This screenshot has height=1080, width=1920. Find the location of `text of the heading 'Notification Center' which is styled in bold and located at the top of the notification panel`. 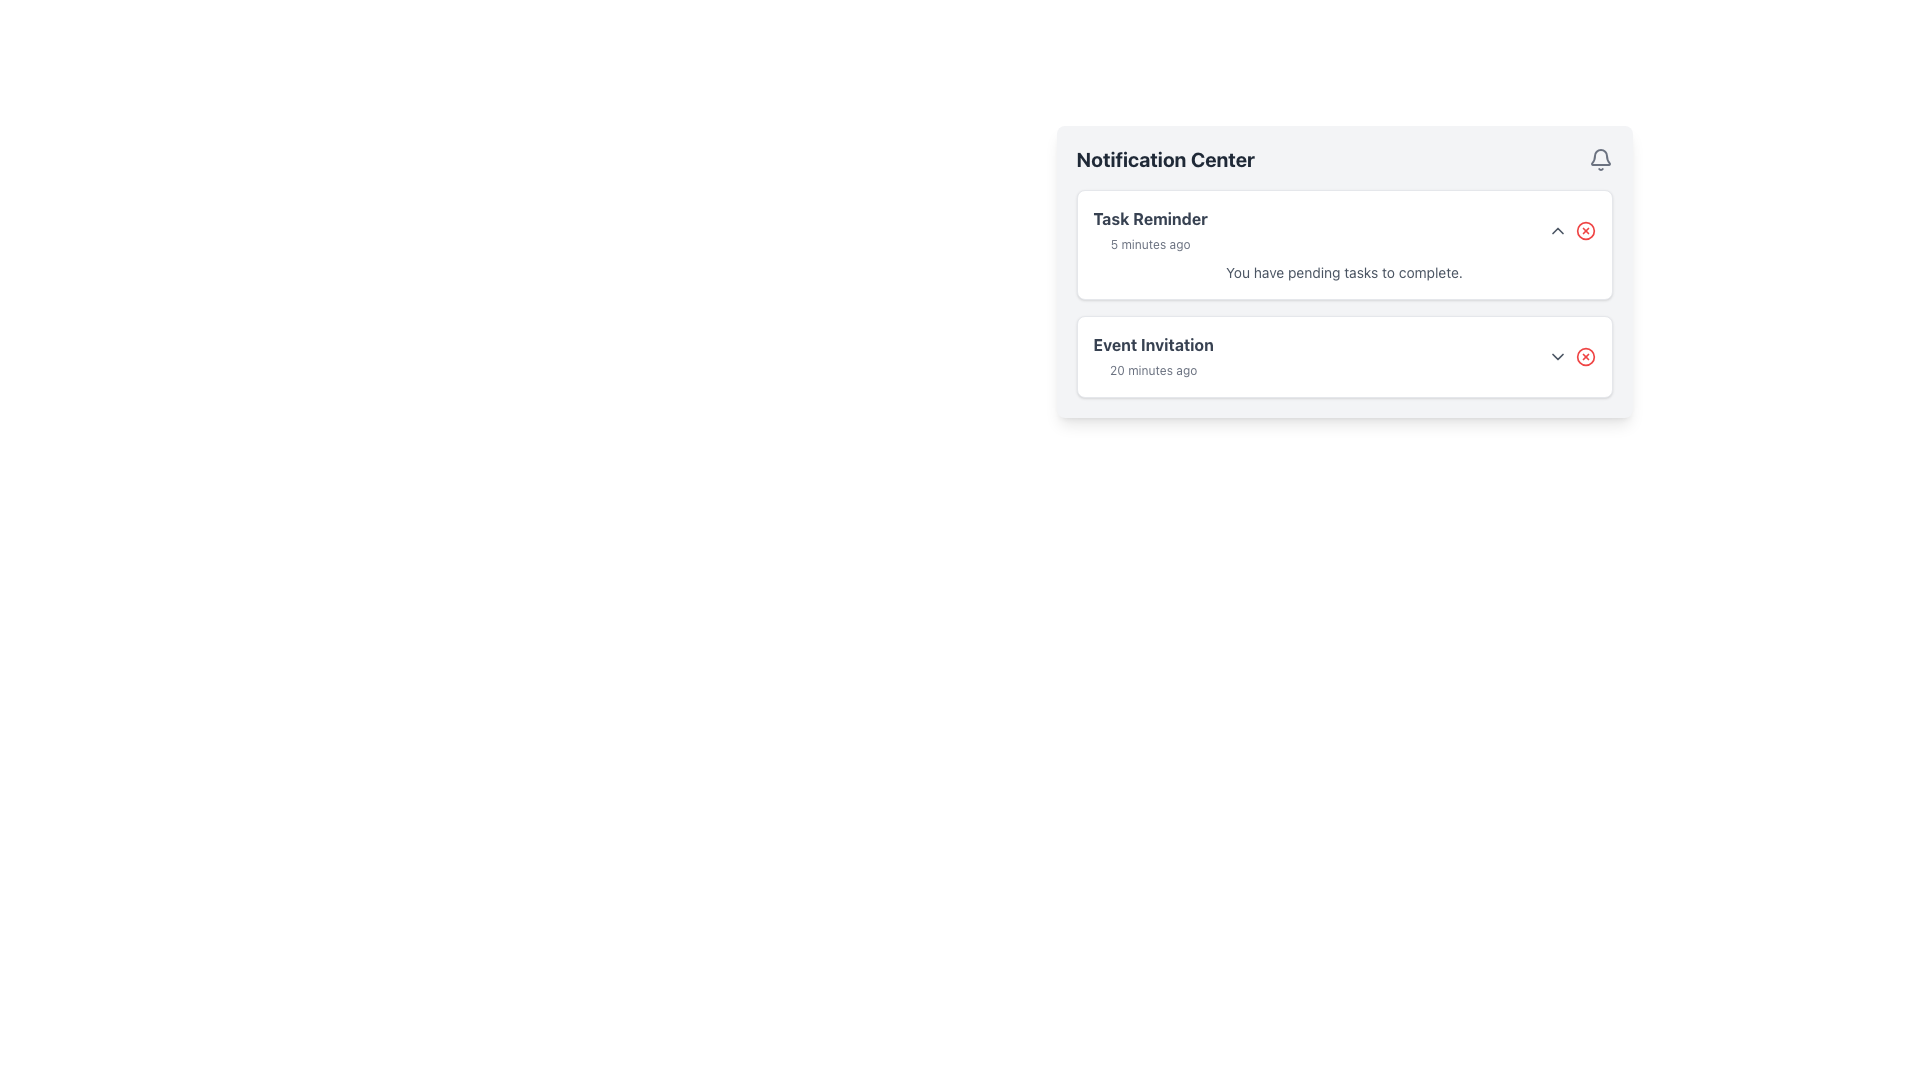

text of the heading 'Notification Center' which is styled in bold and located at the top of the notification panel is located at coordinates (1165, 158).